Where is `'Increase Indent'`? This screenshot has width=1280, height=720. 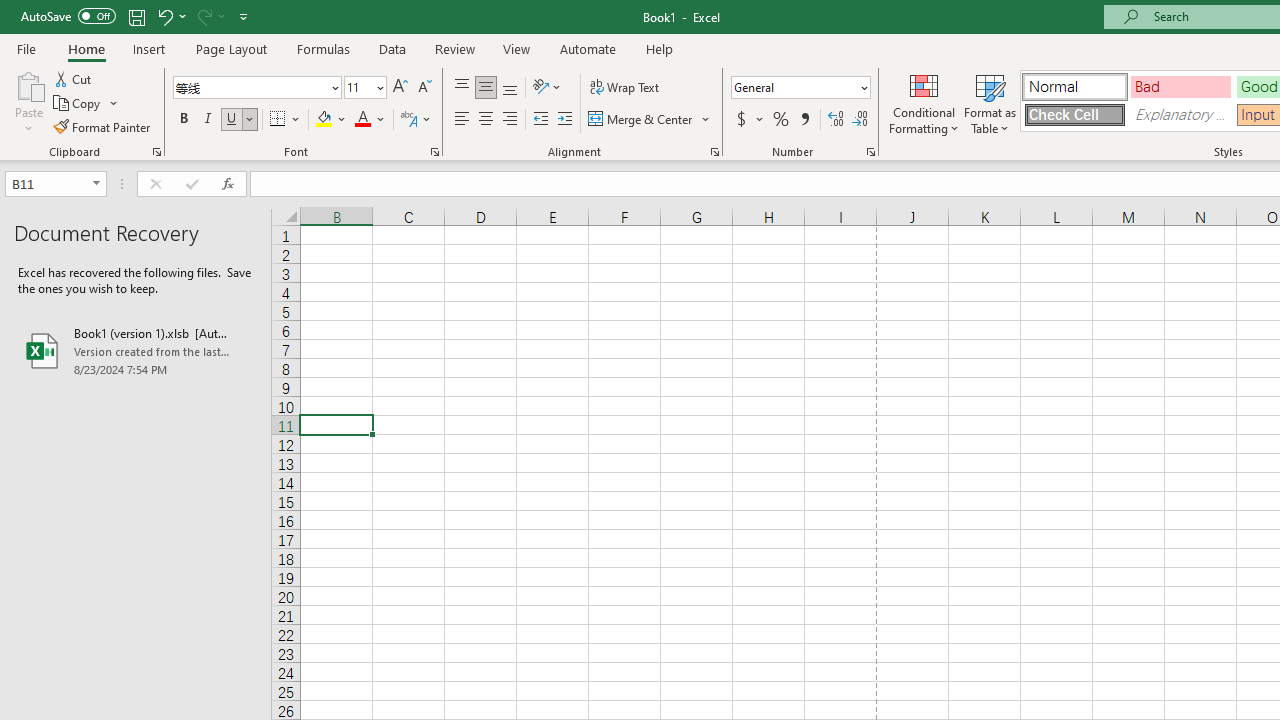
'Increase Indent' is located at coordinates (564, 119).